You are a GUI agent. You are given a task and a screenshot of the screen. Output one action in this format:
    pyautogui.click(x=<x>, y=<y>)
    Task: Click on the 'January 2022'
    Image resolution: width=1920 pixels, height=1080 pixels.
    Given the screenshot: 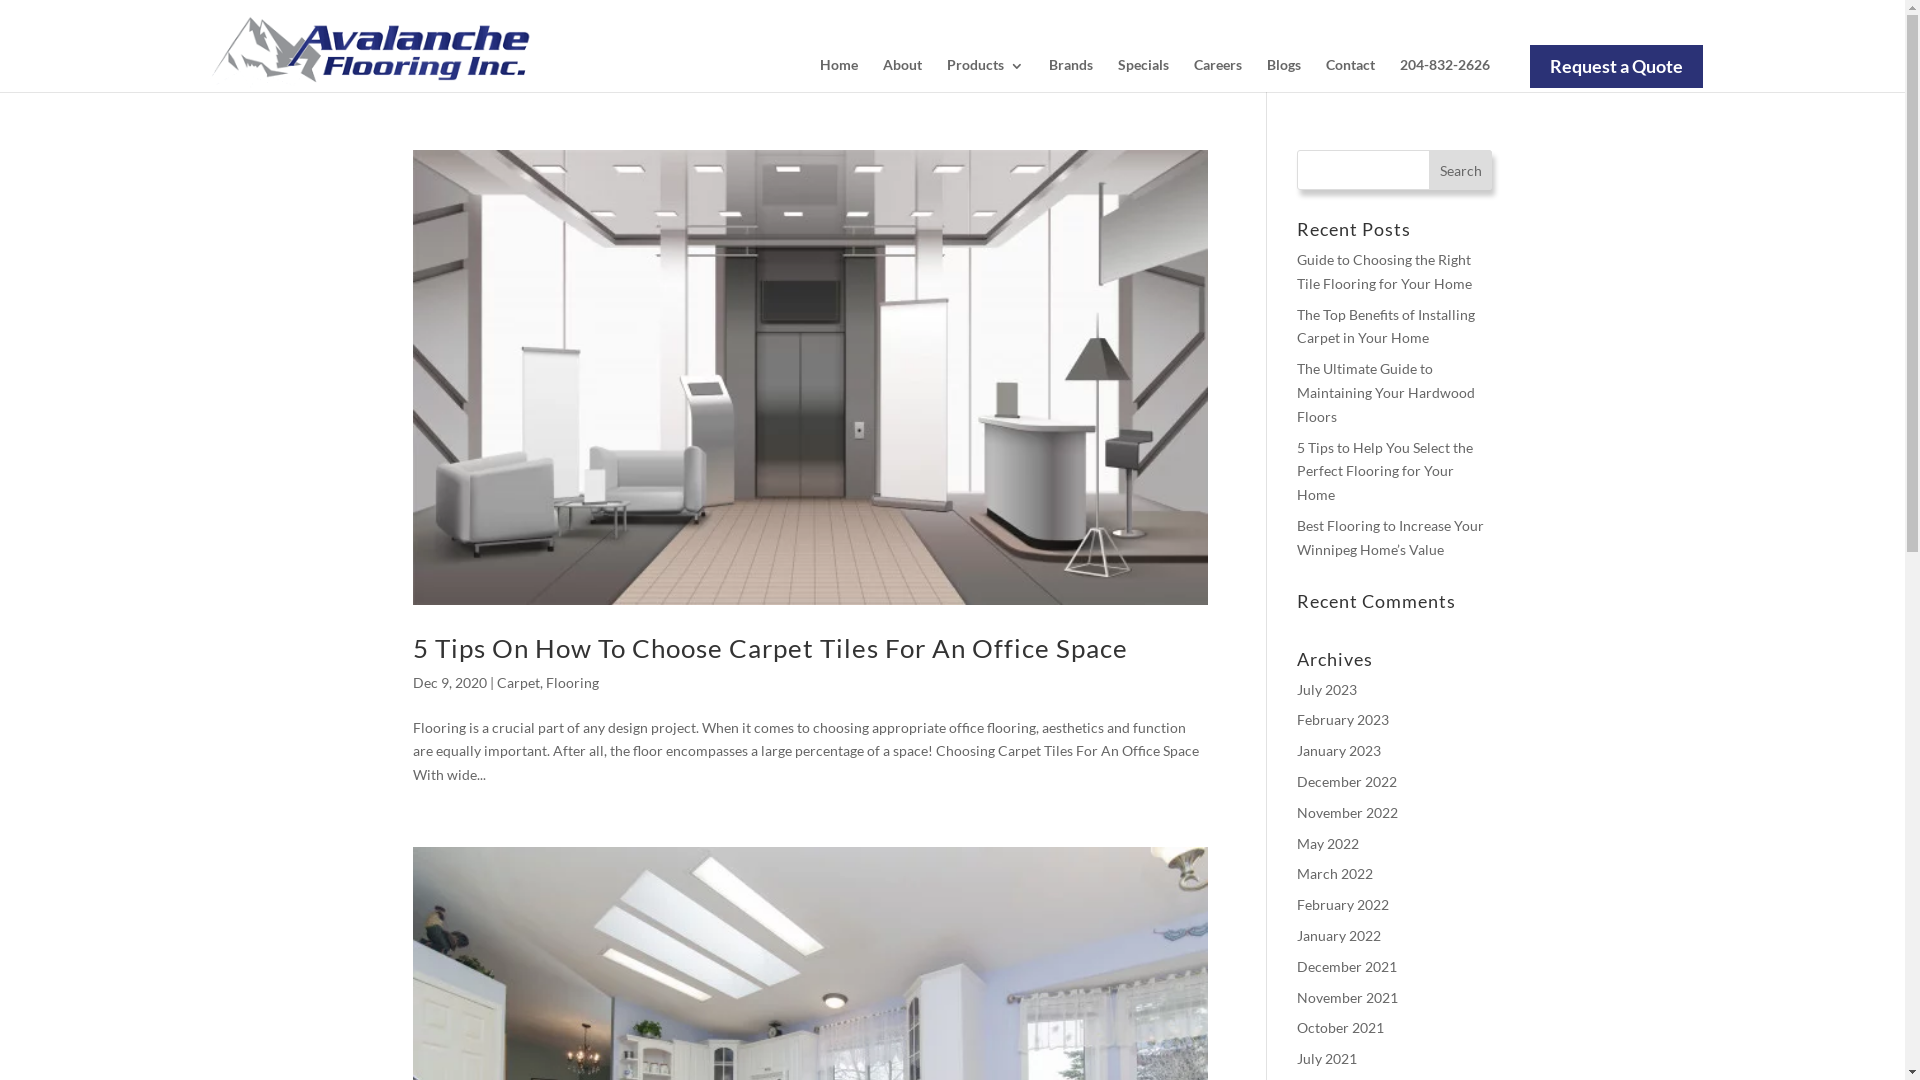 What is the action you would take?
    pyautogui.click(x=1339, y=935)
    